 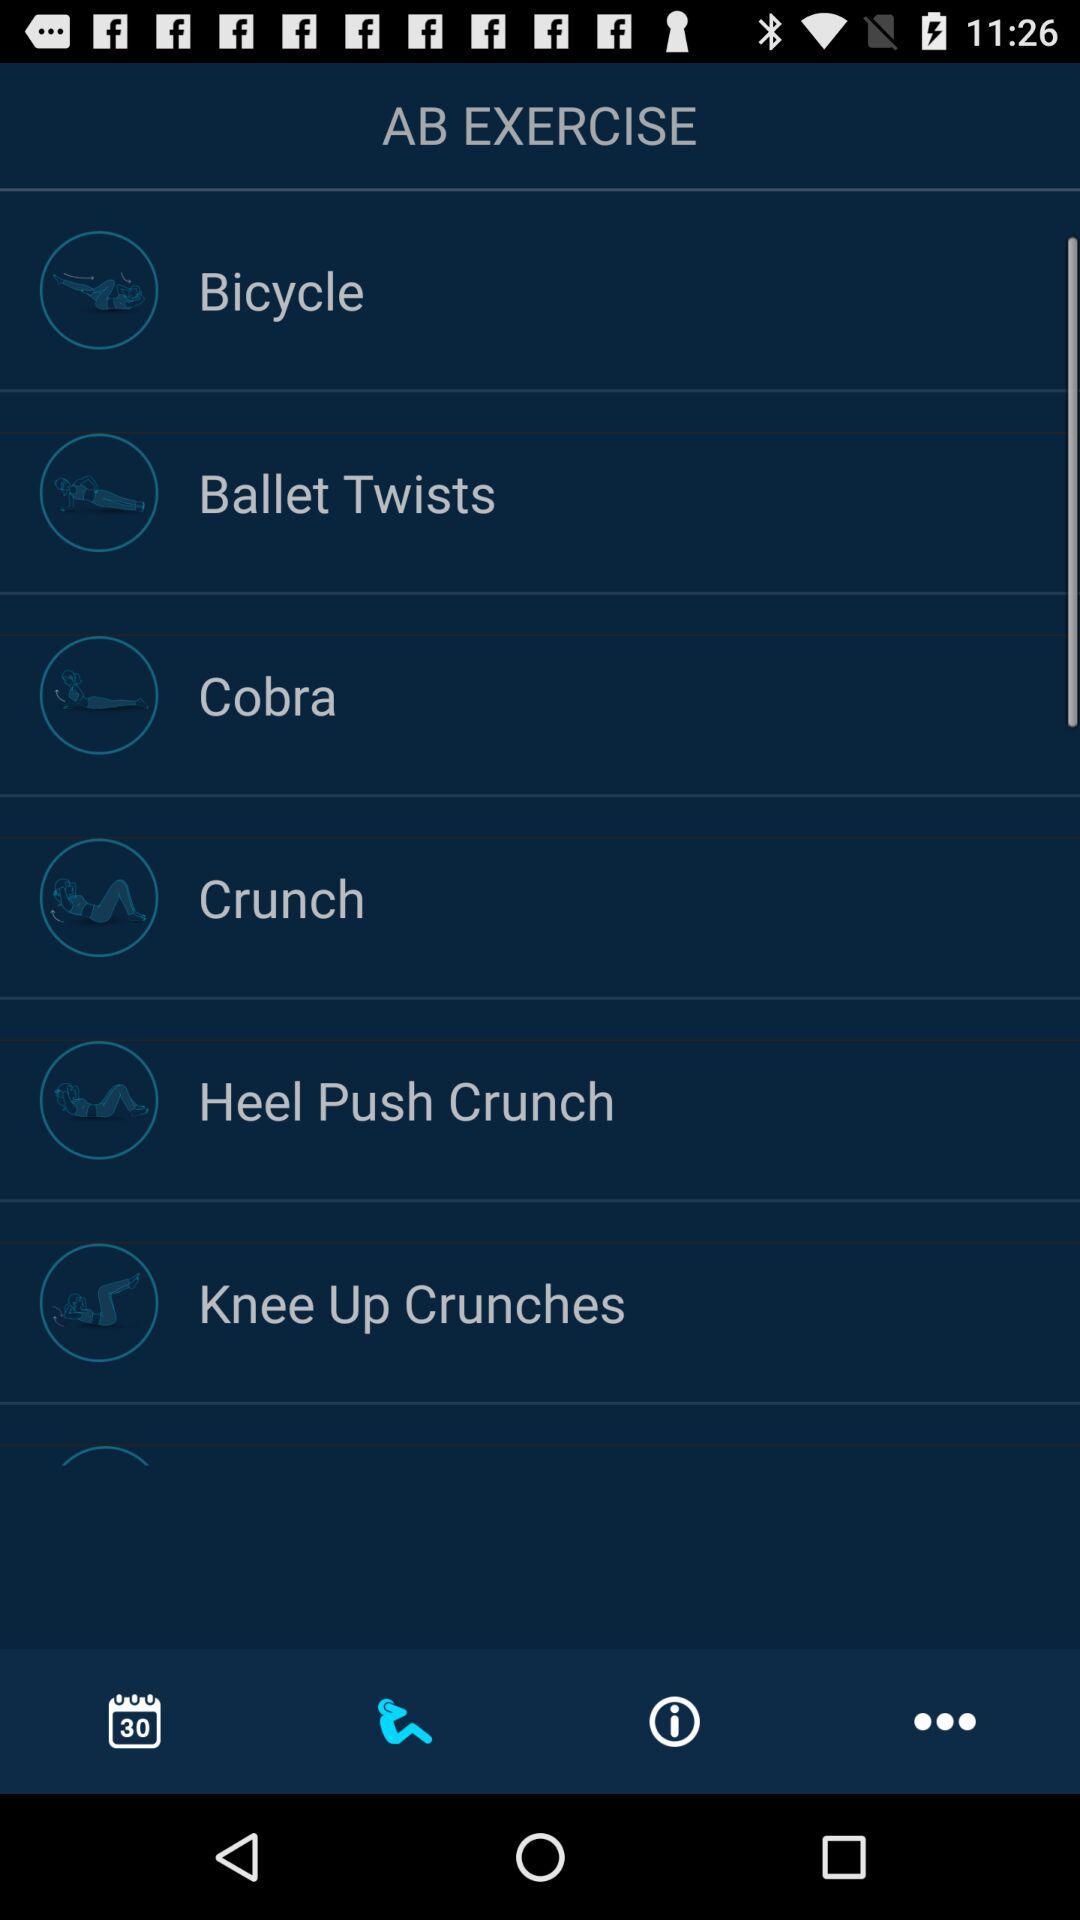 I want to click on icon beside knee up crunches, so click(x=99, y=1302).